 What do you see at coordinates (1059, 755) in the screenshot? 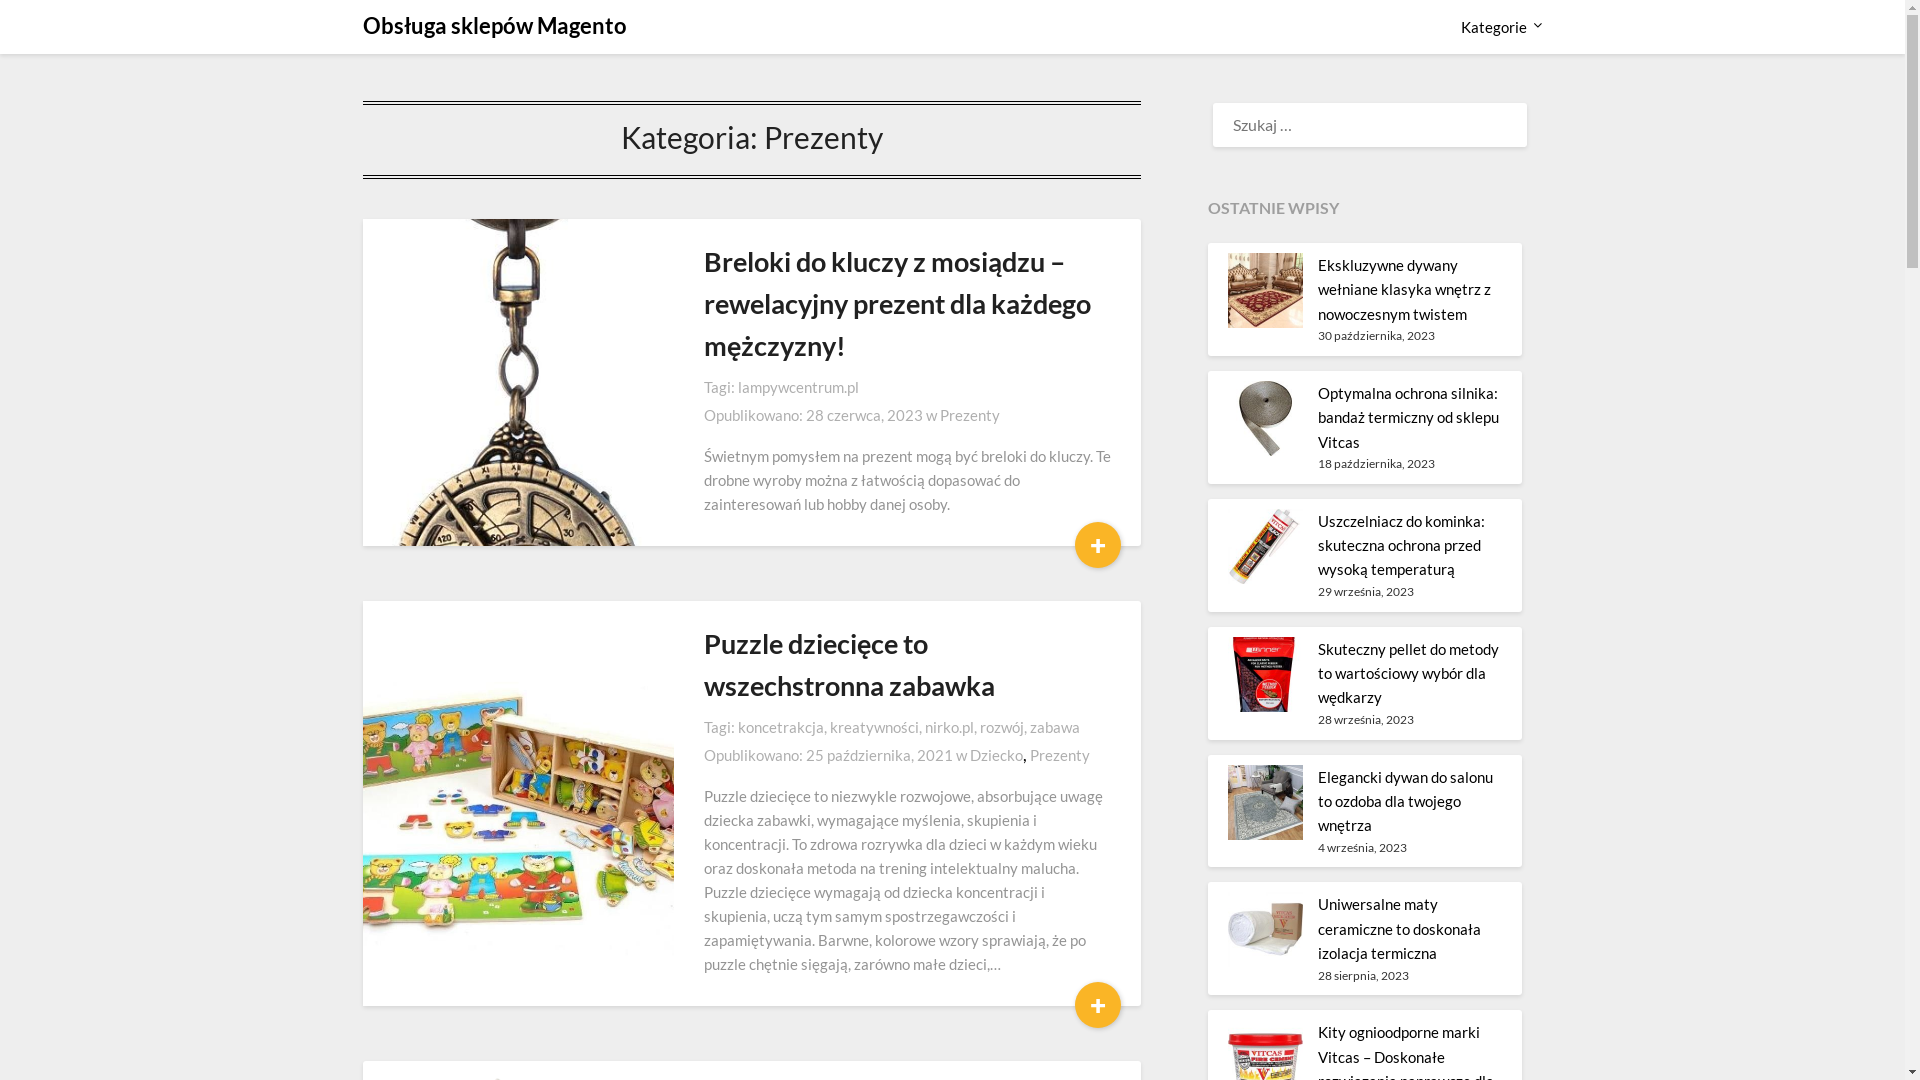
I see `'Prezenty'` at bounding box center [1059, 755].